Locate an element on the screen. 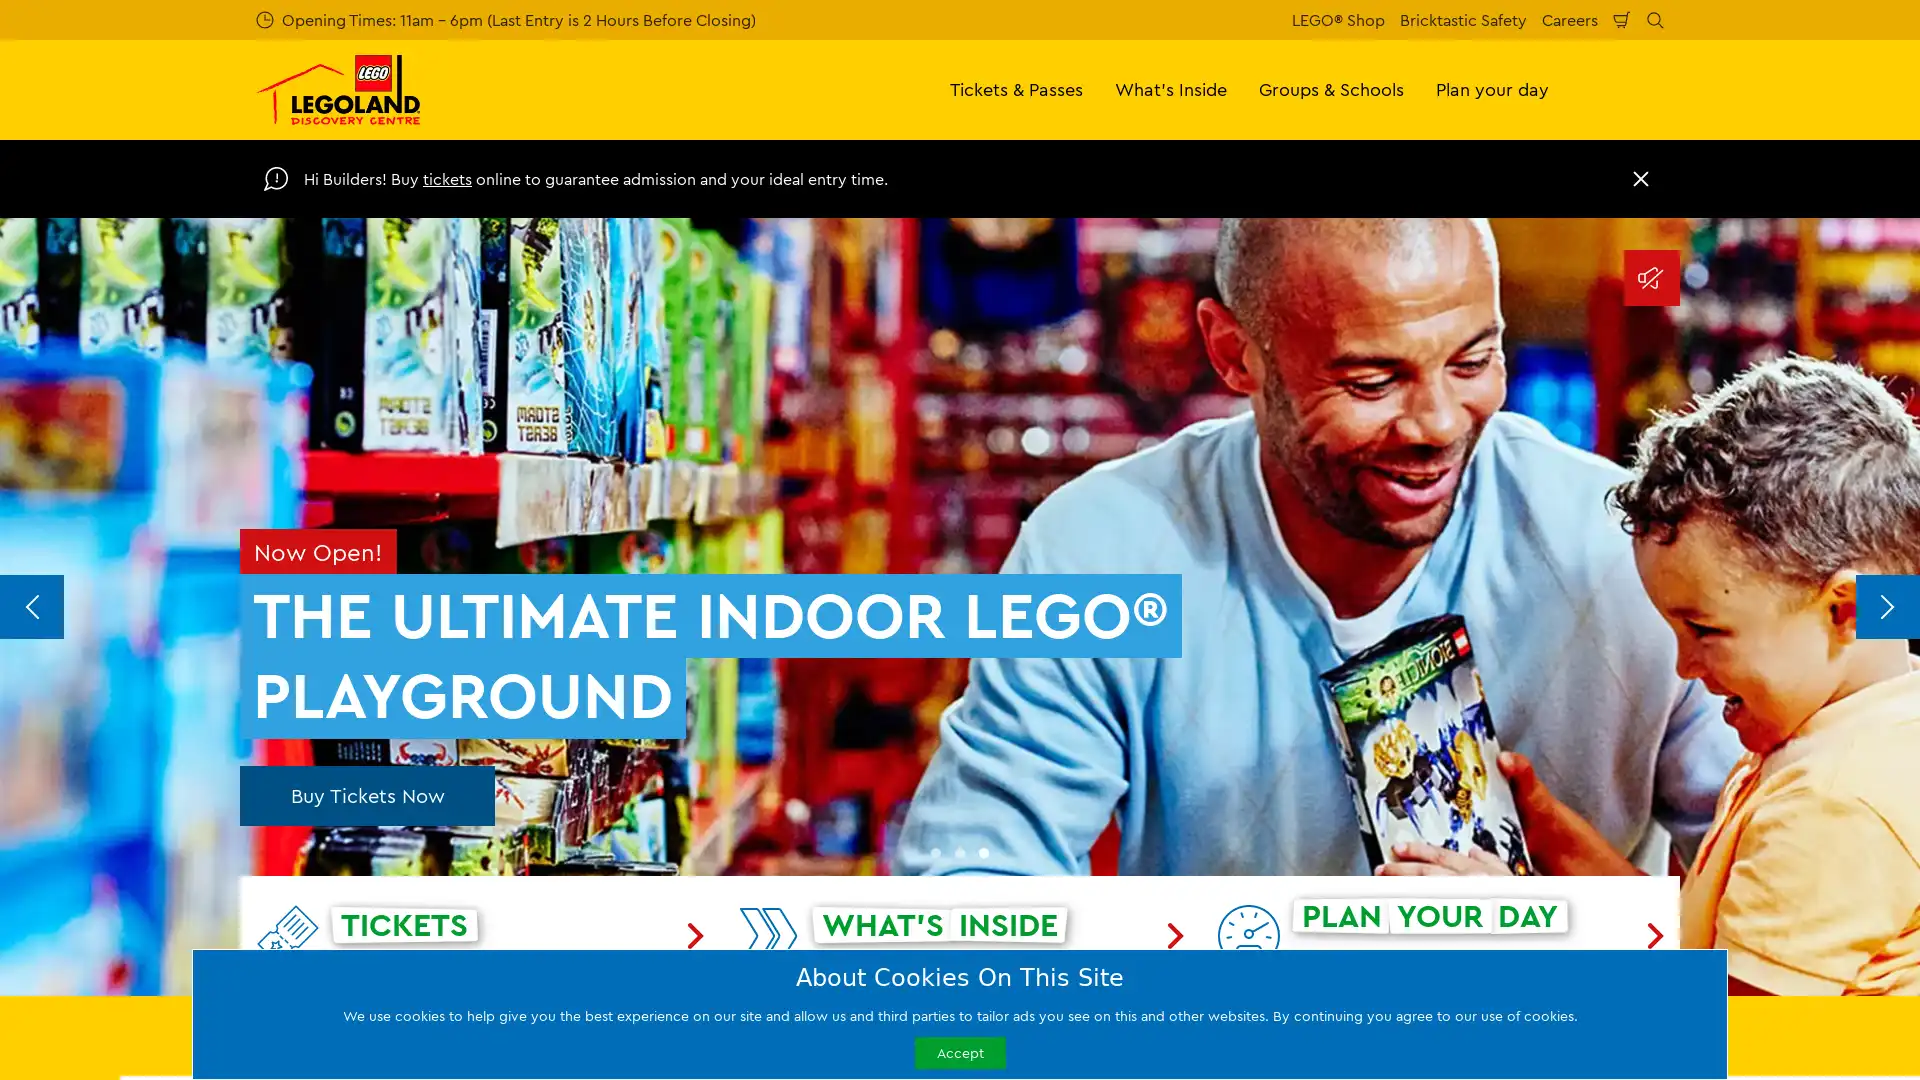 This screenshot has height=1080, width=1920. Accept is located at coordinates (958, 1051).